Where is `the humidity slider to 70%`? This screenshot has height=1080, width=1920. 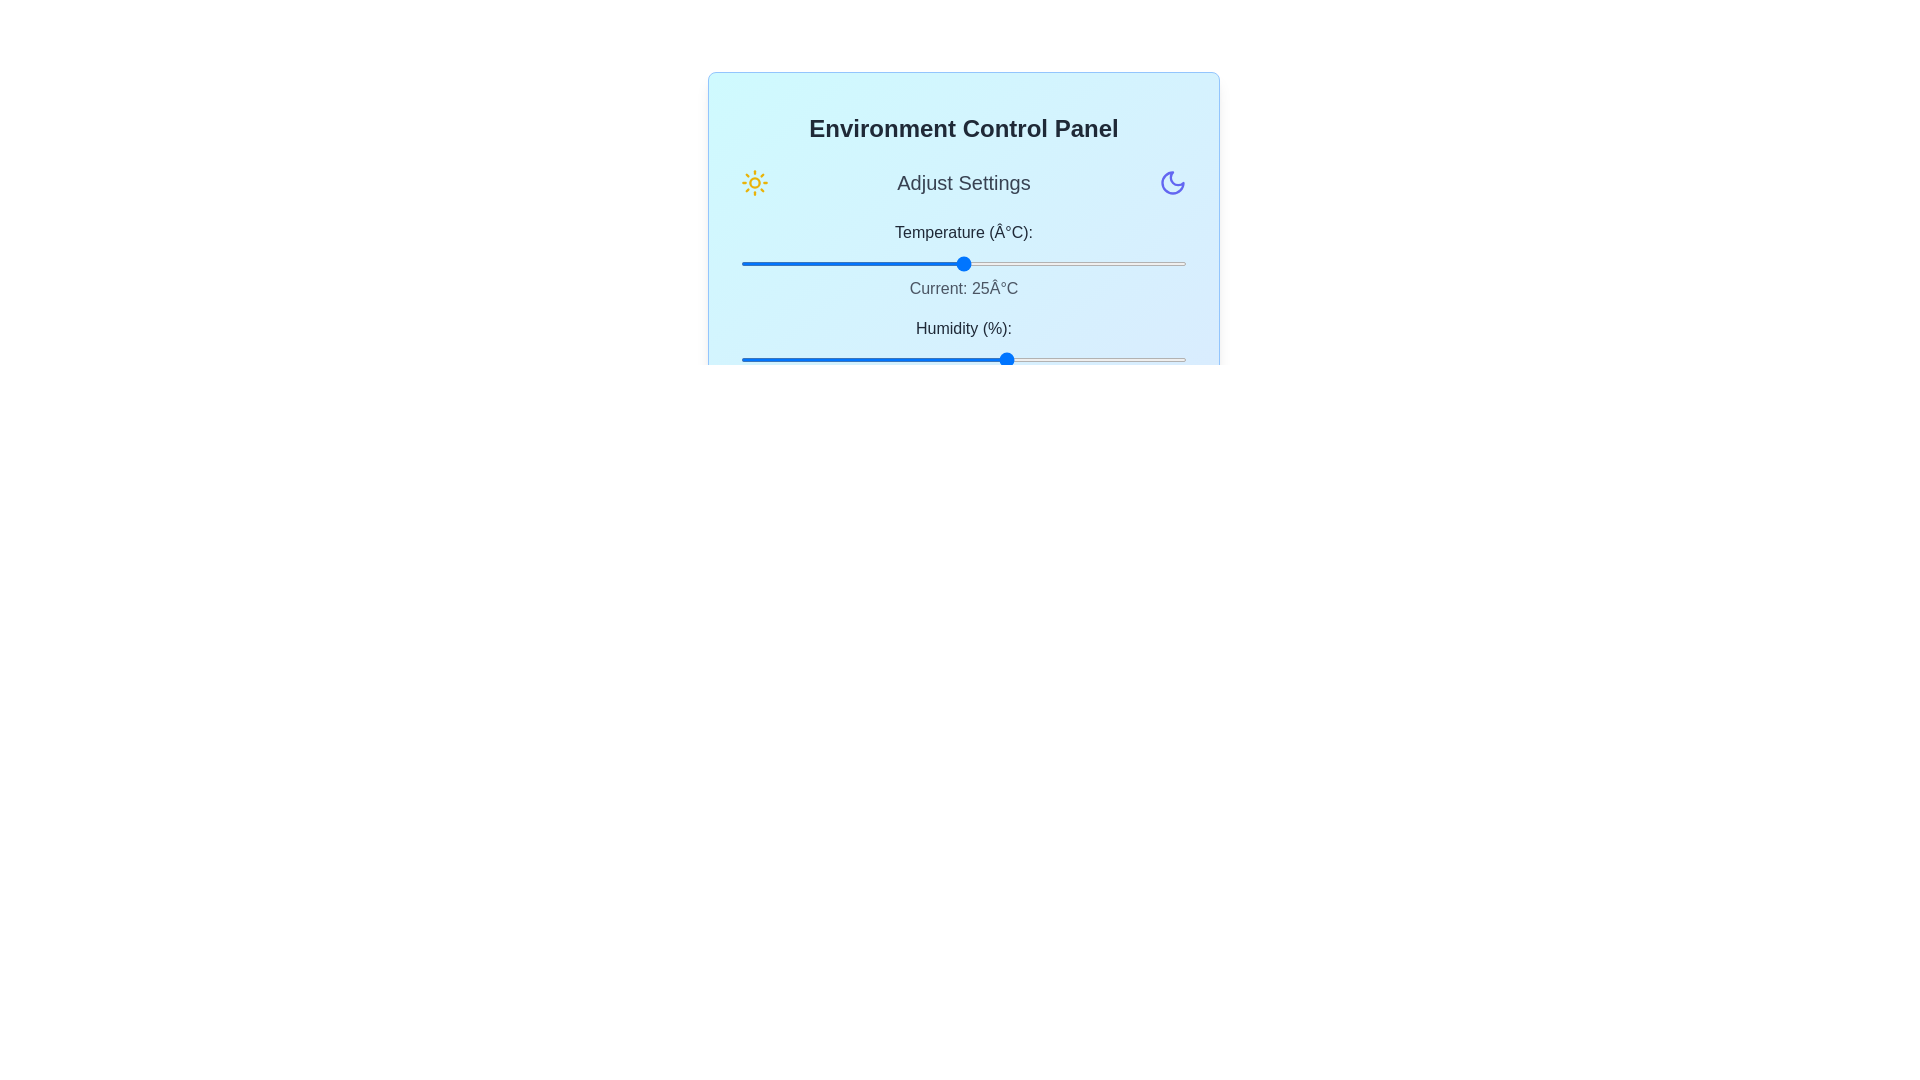 the humidity slider to 70% is located at coordinates (1052, 358).